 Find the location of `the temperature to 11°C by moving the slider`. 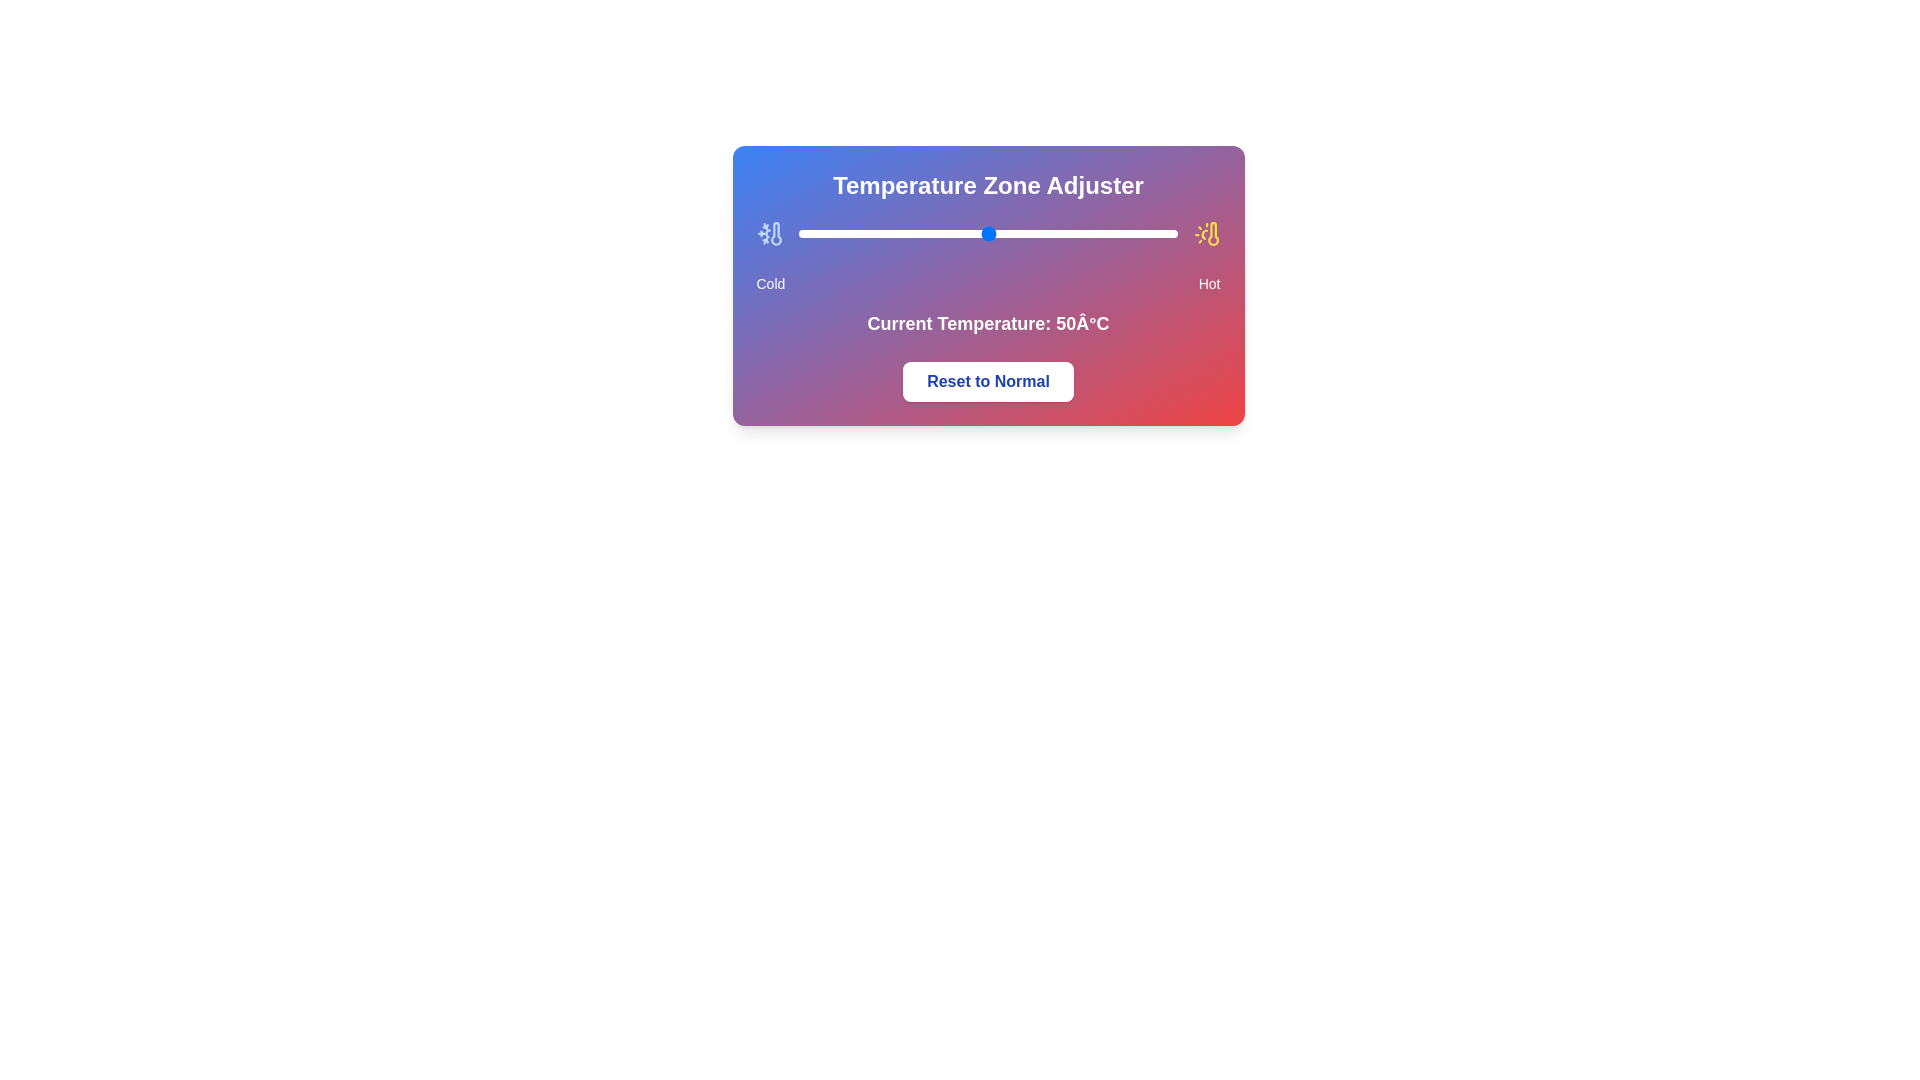

the temperature to 11°C by moving the slider is located at coordinates (840, 233).